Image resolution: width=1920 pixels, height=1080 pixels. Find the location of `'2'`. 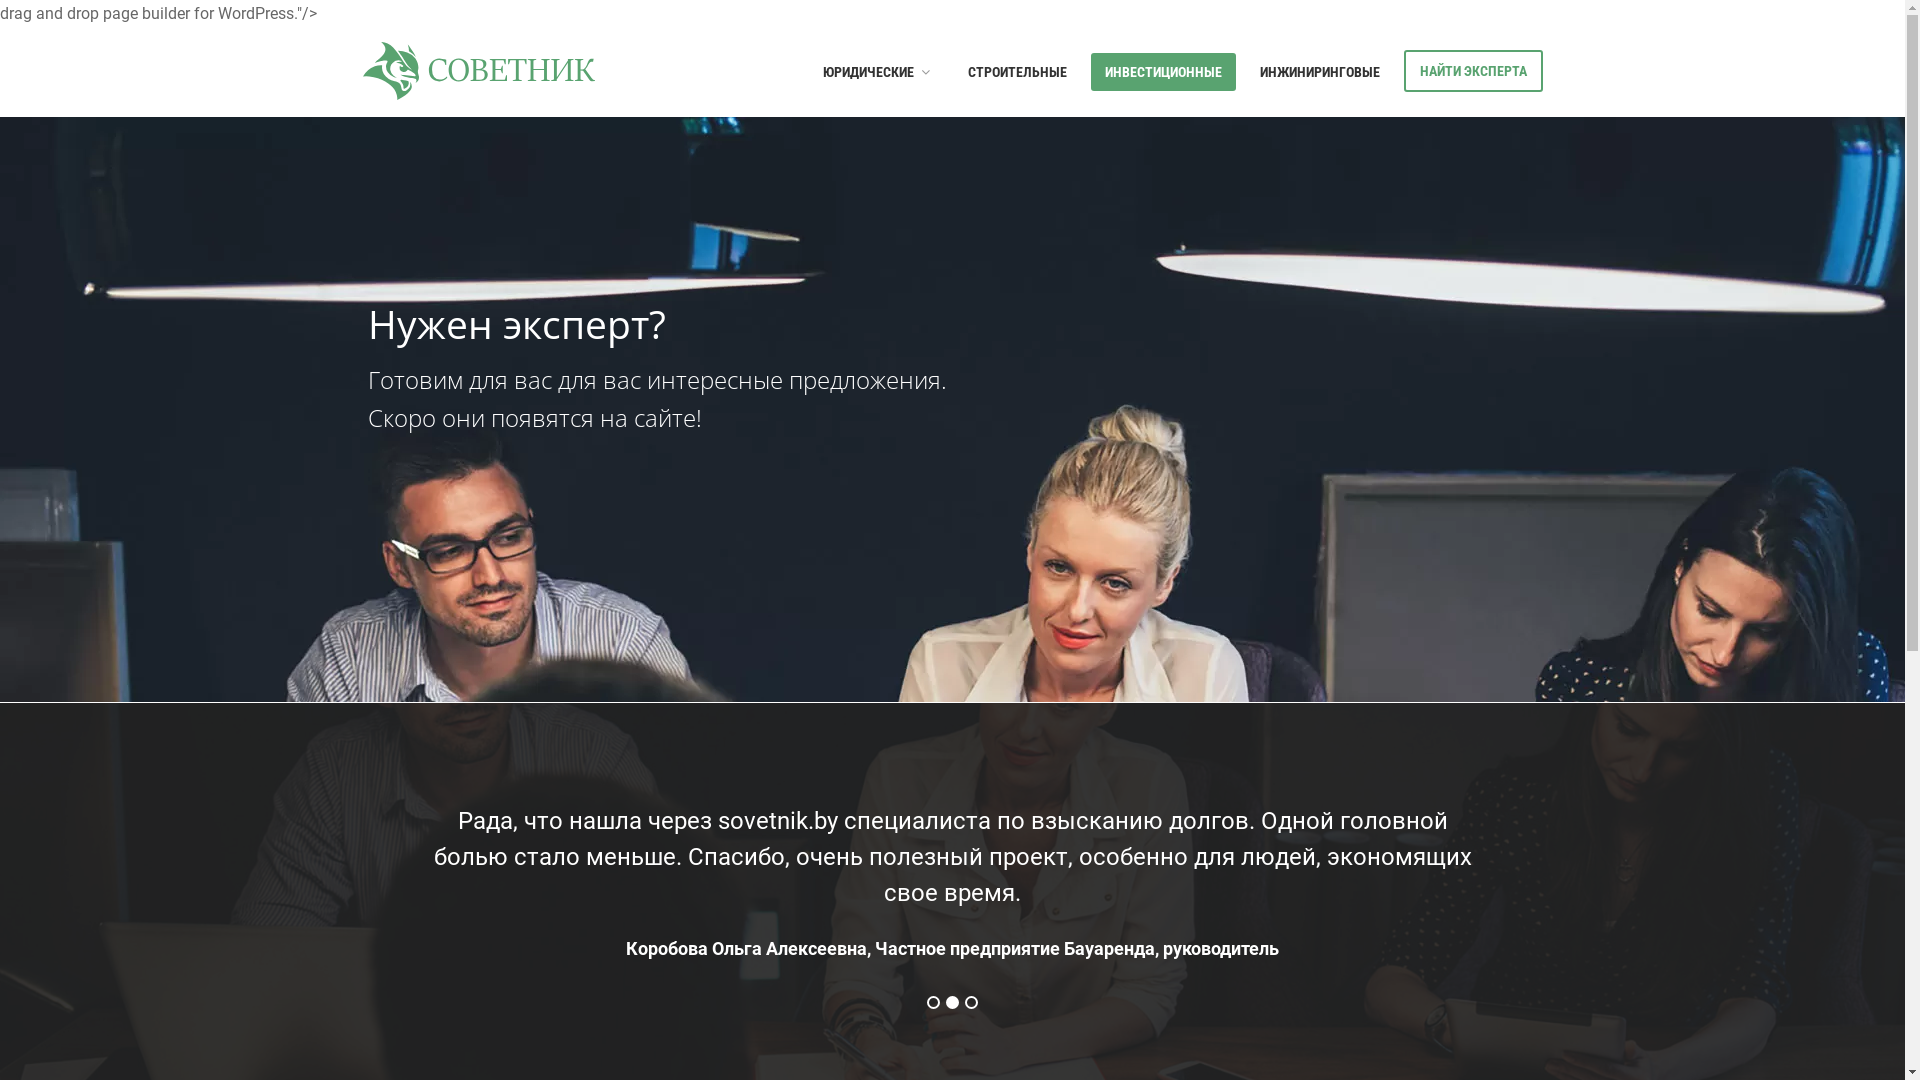

'2' is located at coordinates (951, 1002).